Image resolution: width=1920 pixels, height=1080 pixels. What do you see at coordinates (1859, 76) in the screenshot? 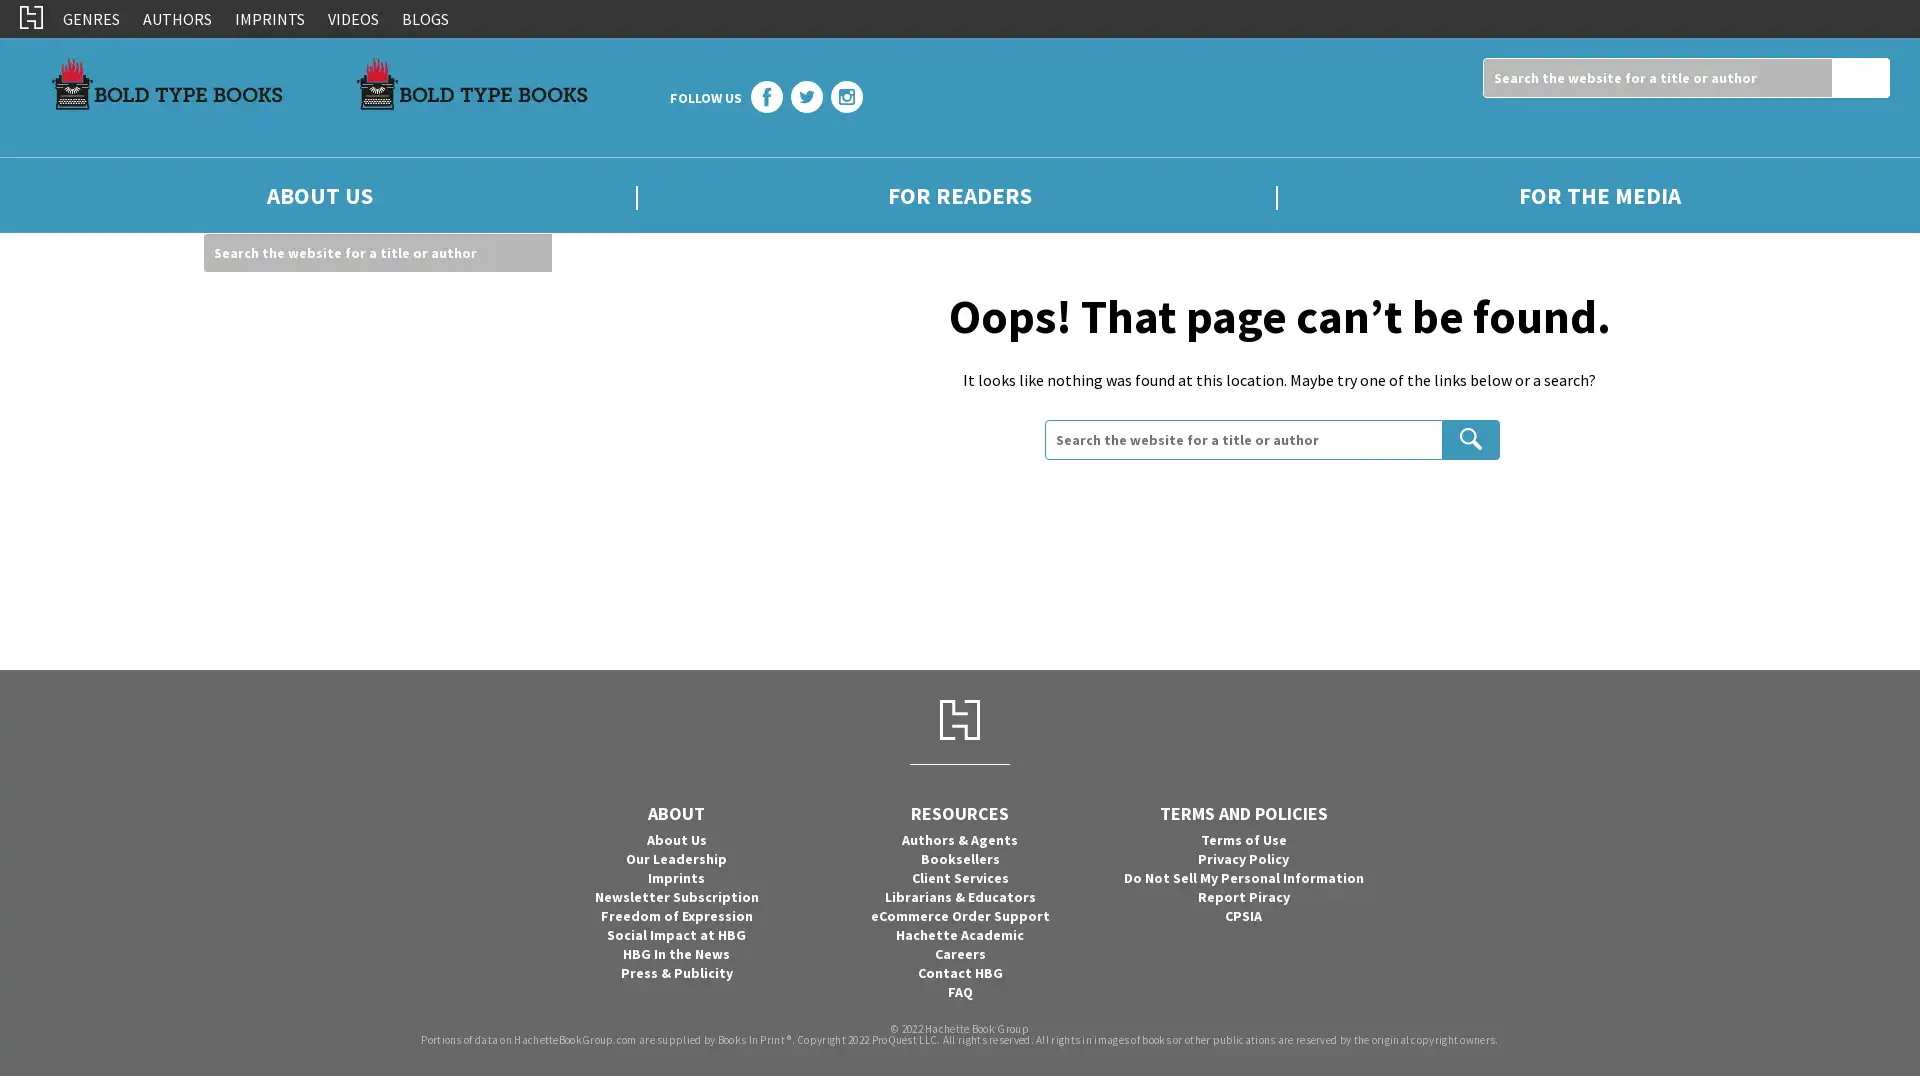
I see `Search` at bounding box center [1859, 76].